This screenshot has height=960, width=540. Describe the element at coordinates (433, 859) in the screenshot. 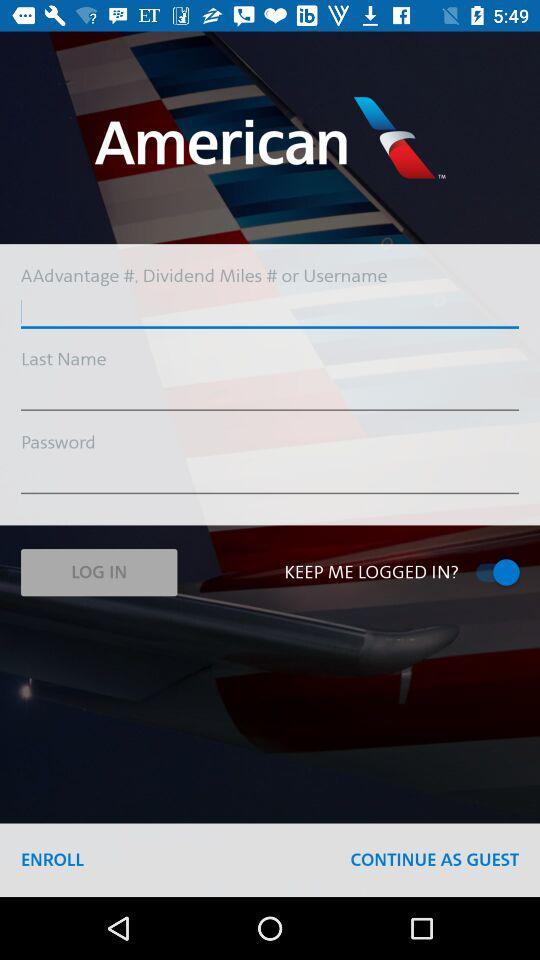

I see `the icon at the bottom right corner` at that location.